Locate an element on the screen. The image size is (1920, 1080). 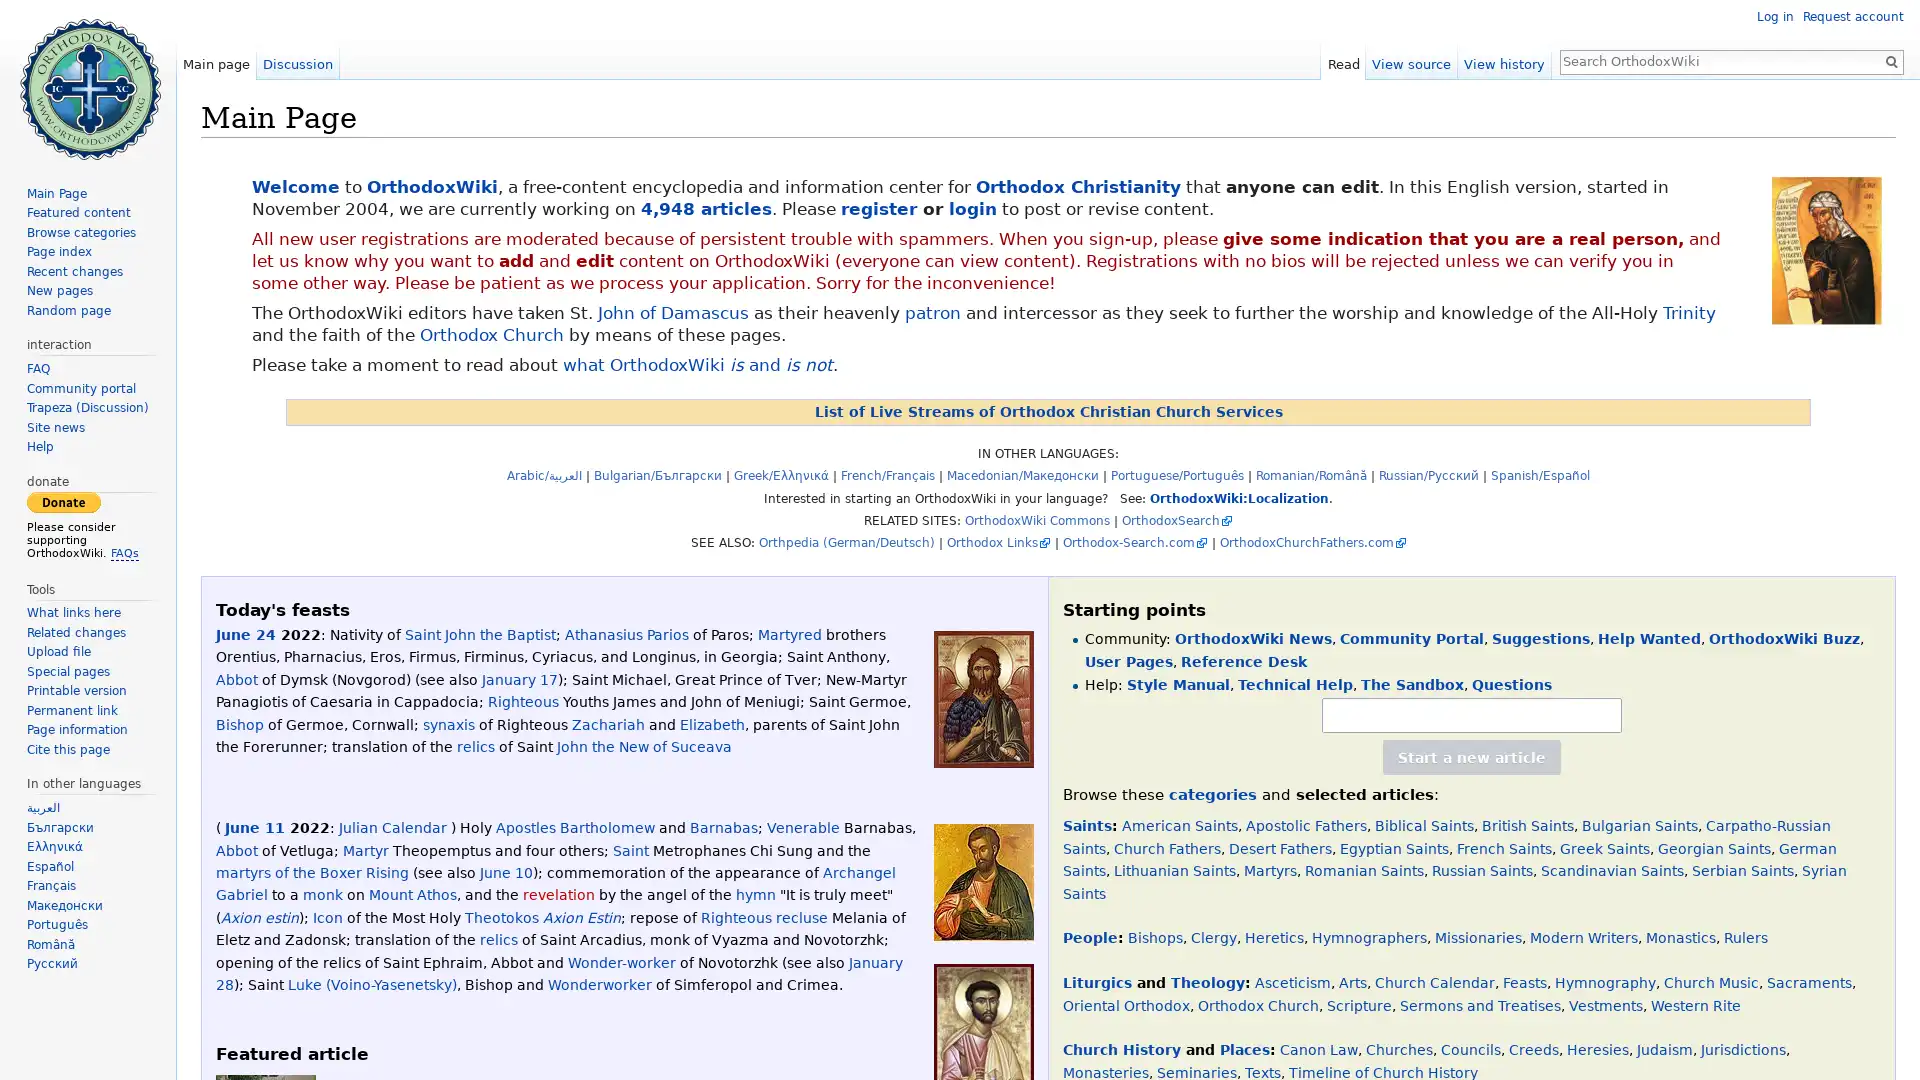
PayPal - The safer, easier way to pay online! is located at coordinates (63, 500).